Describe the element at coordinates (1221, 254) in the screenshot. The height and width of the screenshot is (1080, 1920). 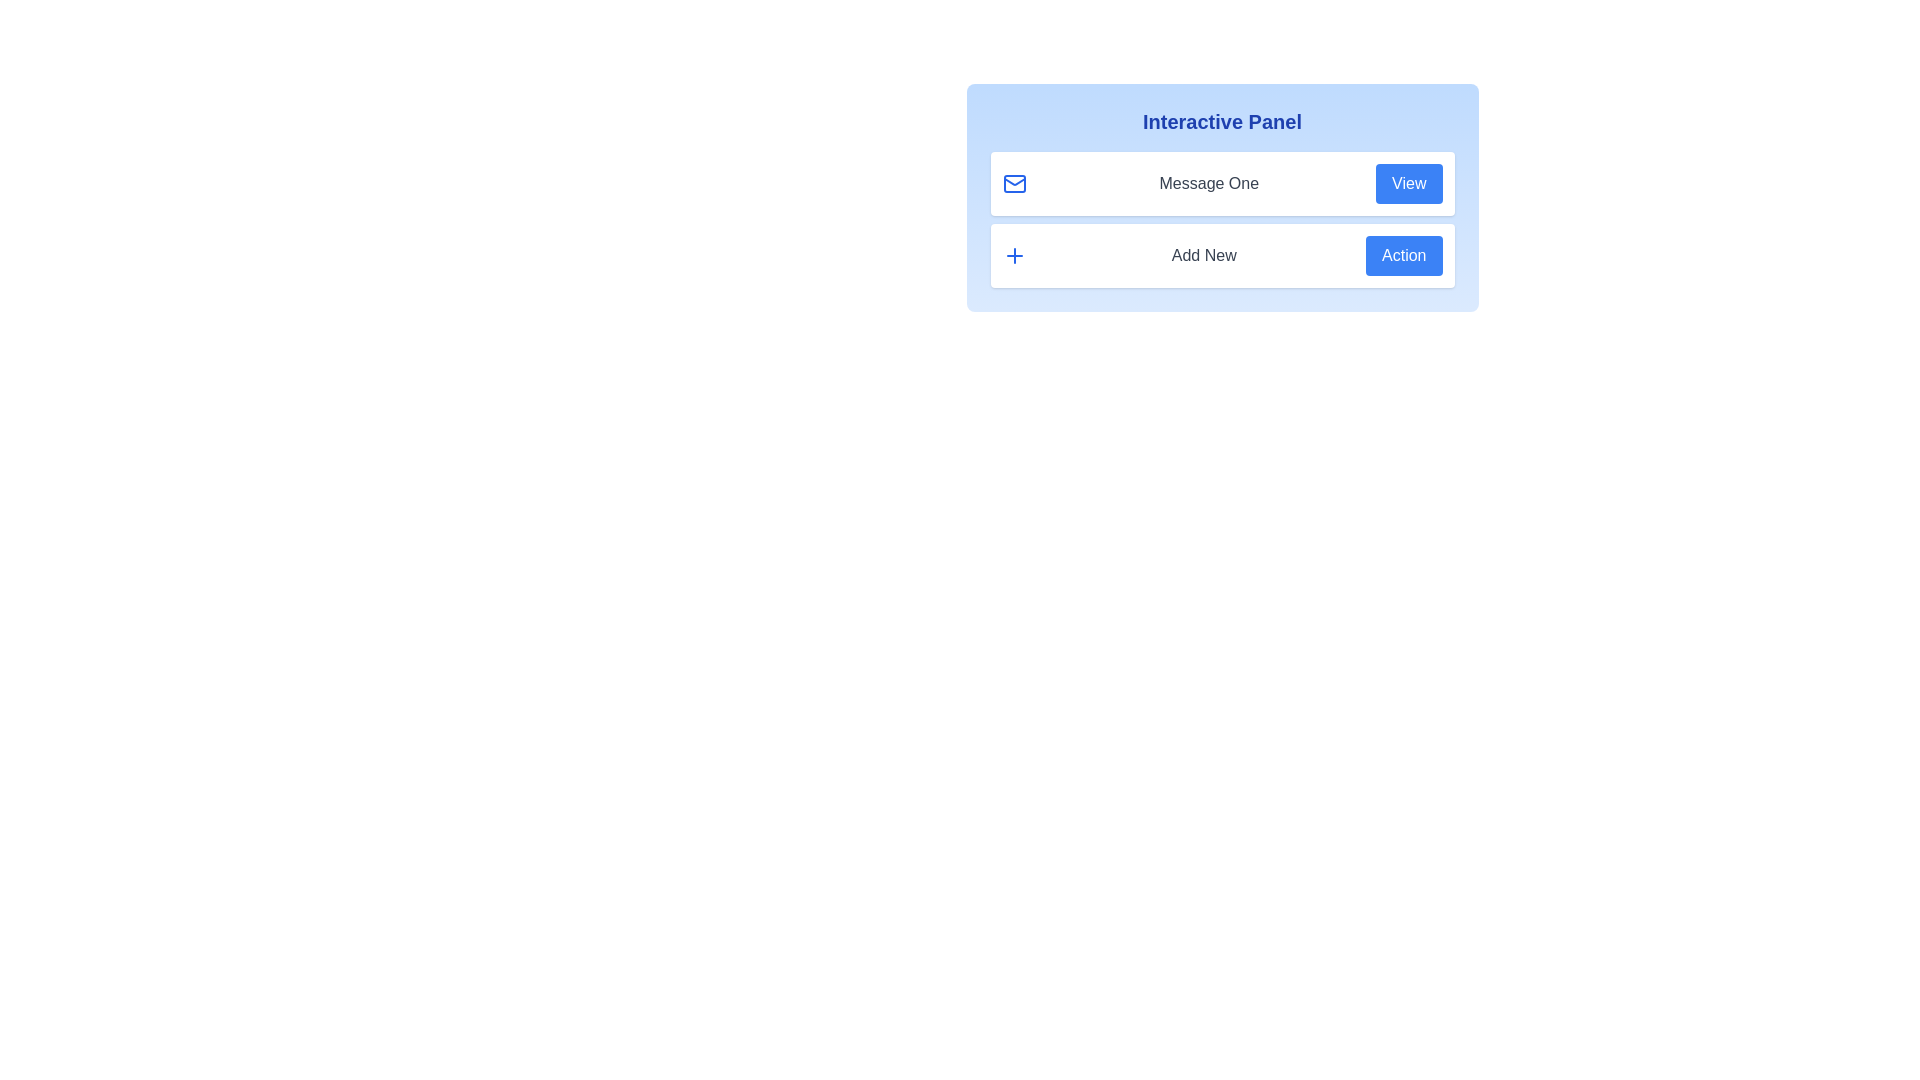
I see `the entry Add New to observe the shadow effect` at that location.